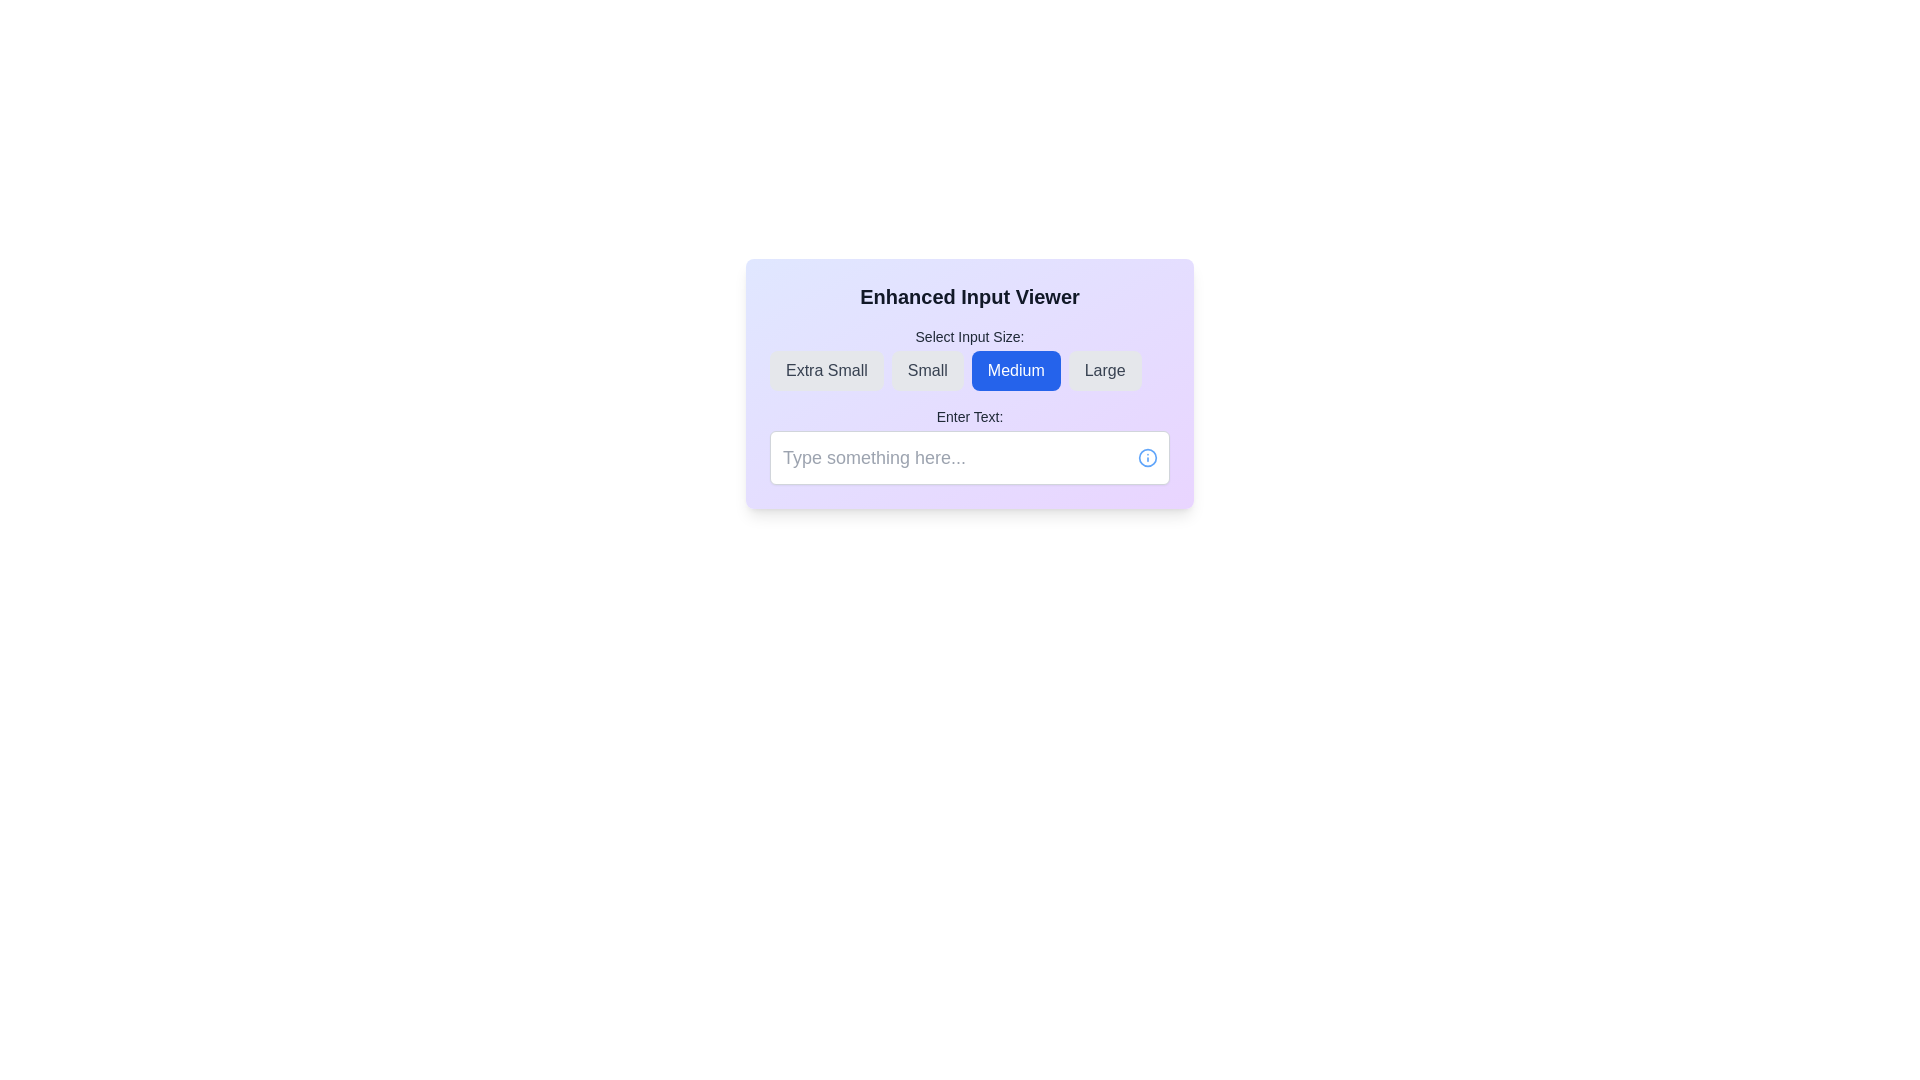 The height and width of the screenshot is (1080, 1920). Describe the element at coordinates (826, 370) in the screenshot. I see `the 'Extra Small' size button in the Enhanced Input Viewer pop-up` at that location.